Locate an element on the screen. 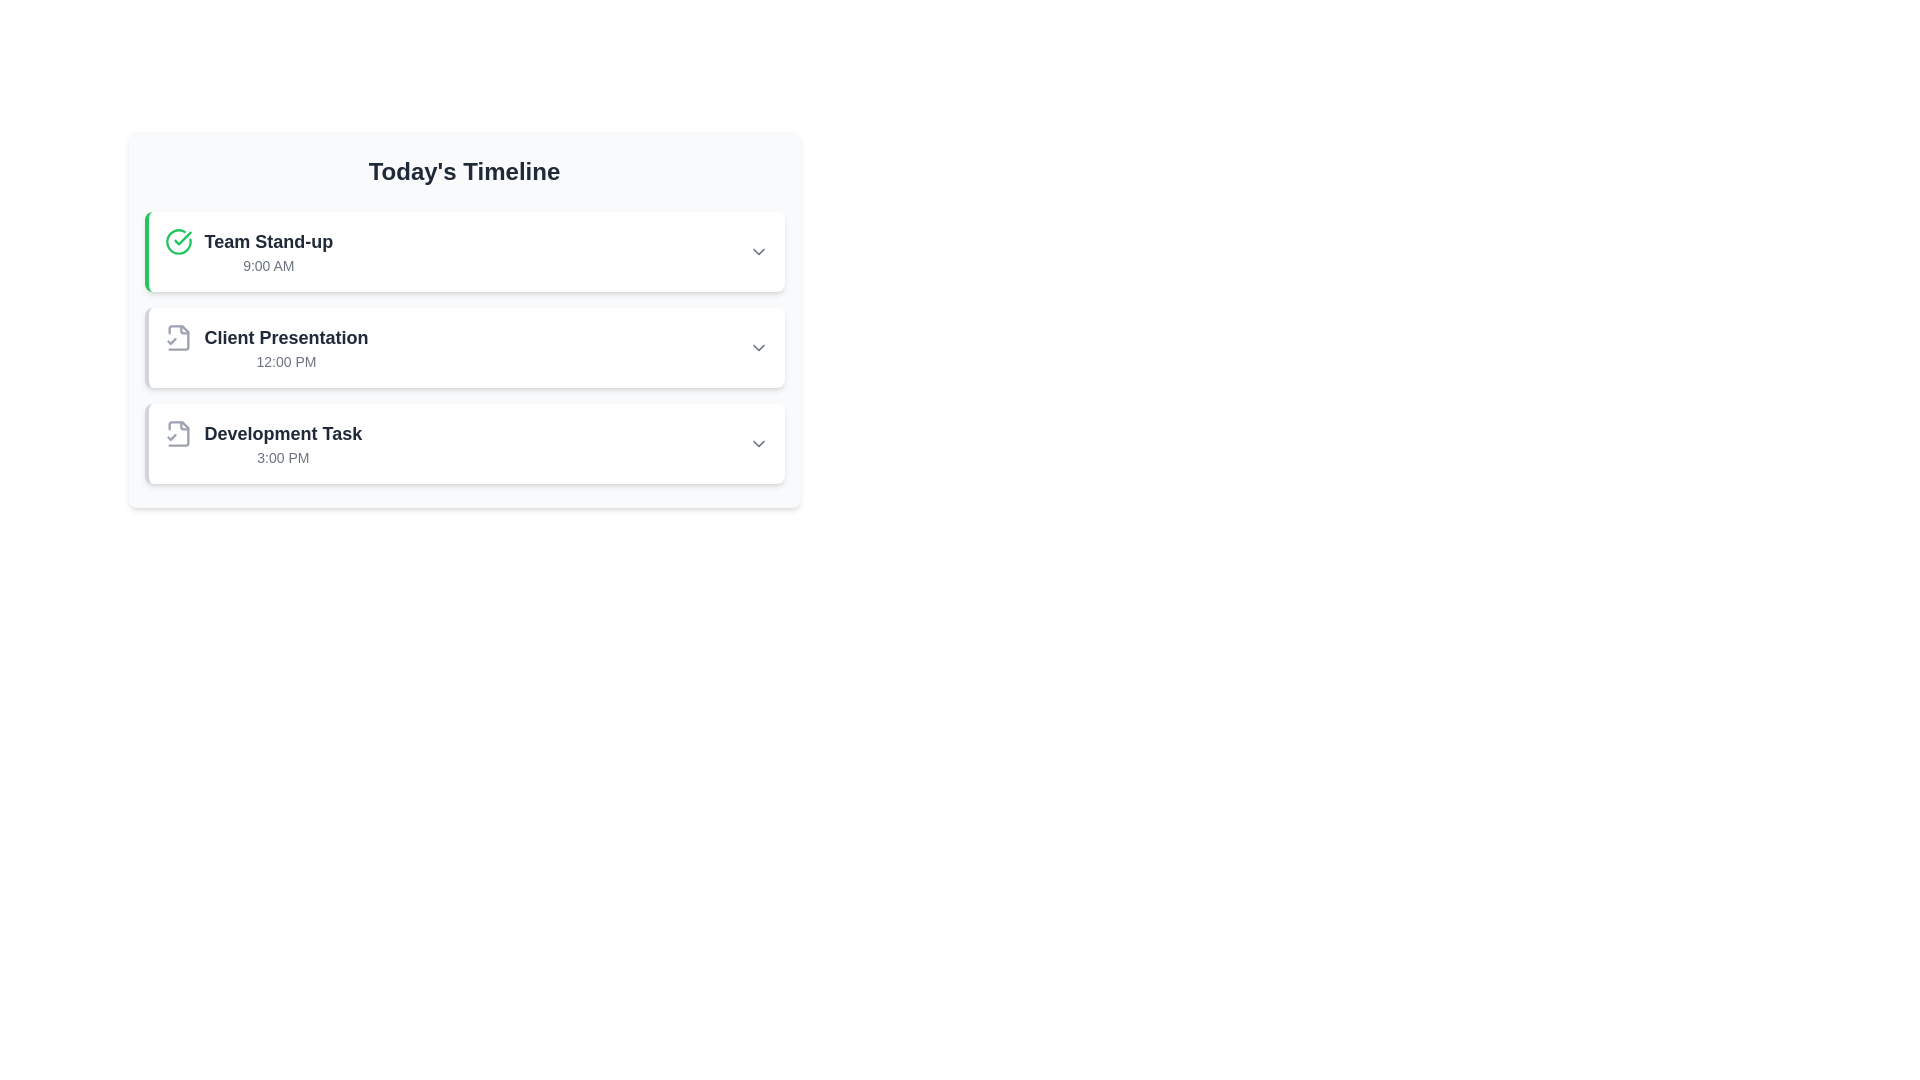 The width and height of the screenshot is (1920, 1080). the timeline entry that displays 'Development Task' with the time '3:00 PM', which includes a document icon with a check mark, positioned in the third slot of 'Today's Timeline' is located at coordinates (262, 442).